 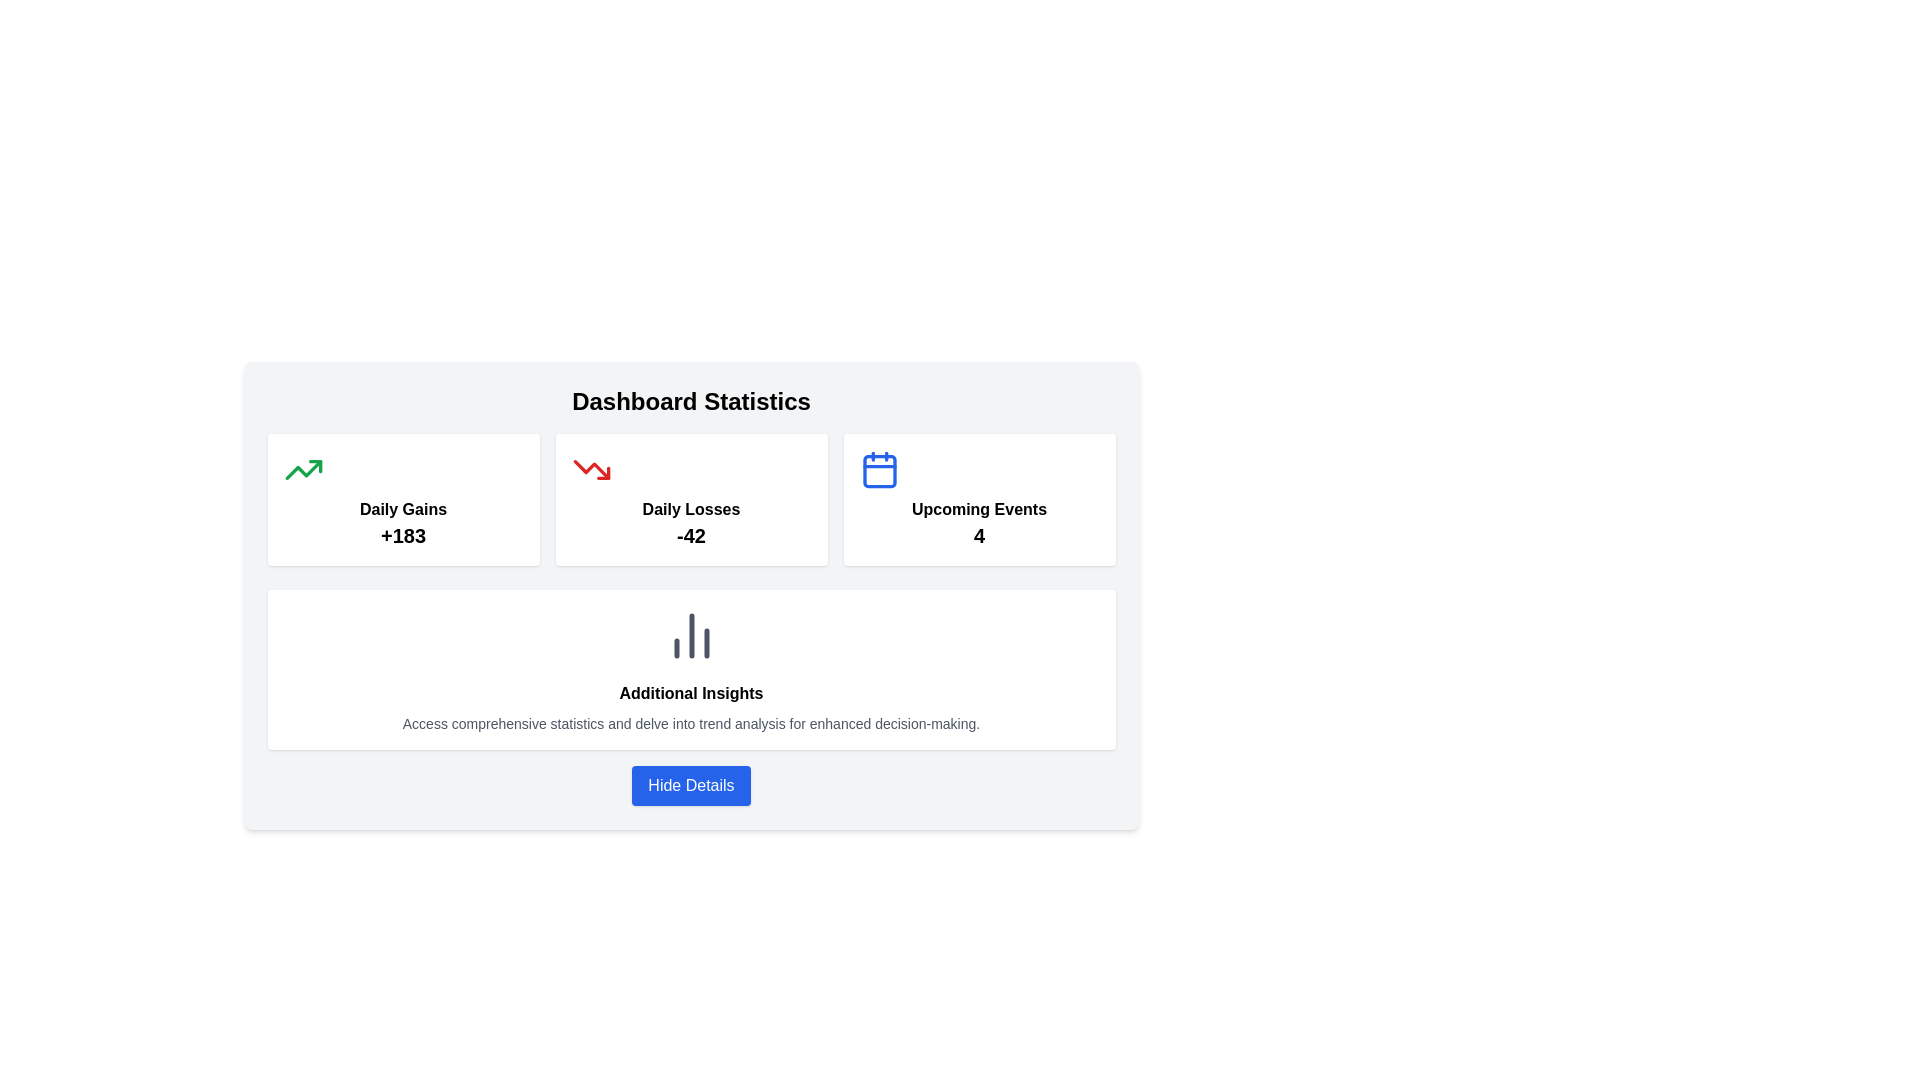 I want to click on the bold, large font-sized text displaying the number '4', which is styled in black and located beneath the label 'Upcoming Events' inside the third card of statistical cards, so click(x=979, y=535).